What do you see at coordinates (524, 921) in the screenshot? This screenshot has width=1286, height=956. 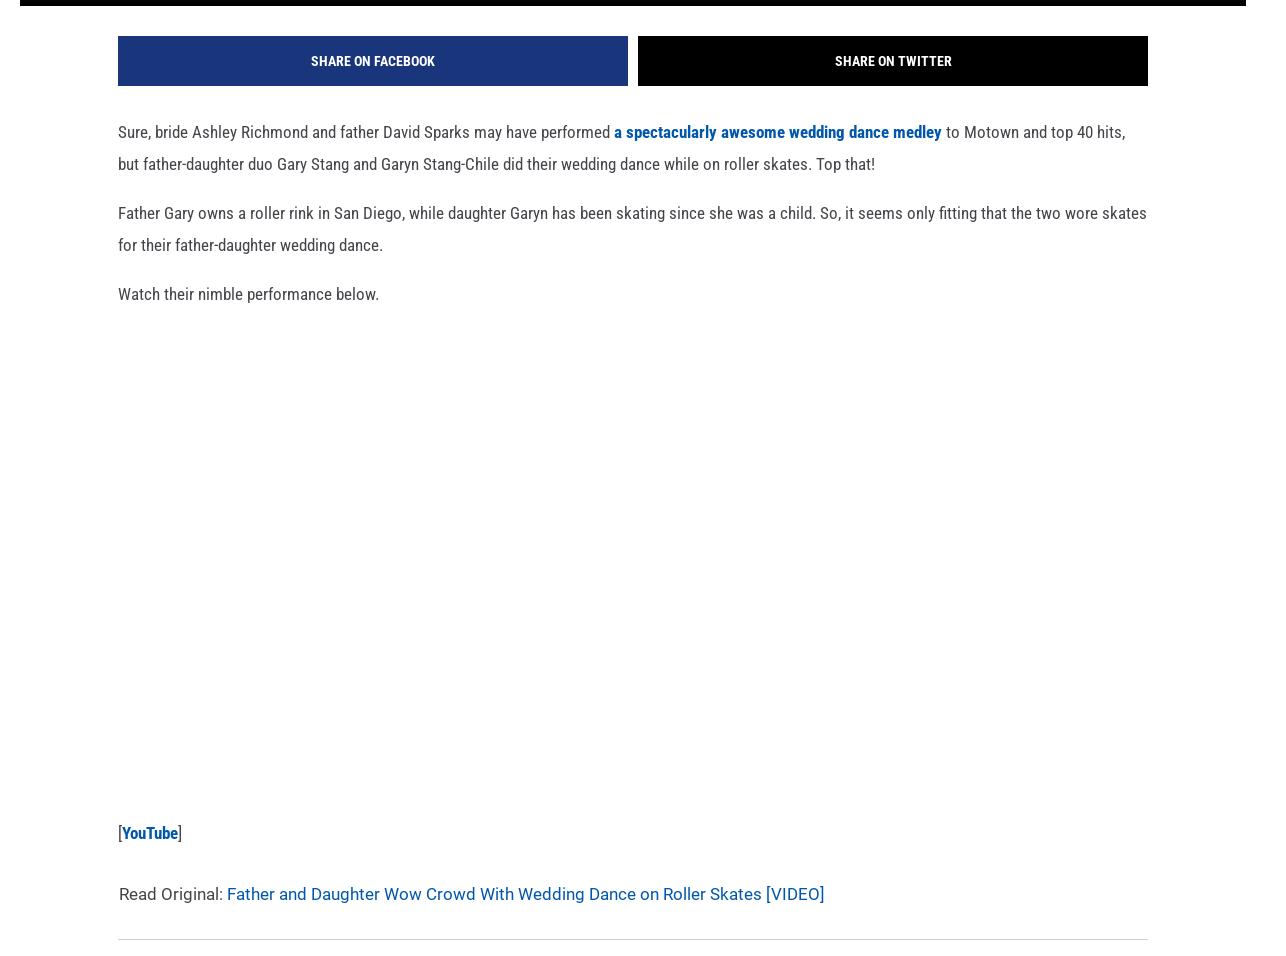 I see `'Father and Daughter Wow Crowd With Wedding Dance on Roller Skates [VIDEO]'` at bounding box center [524, 921].